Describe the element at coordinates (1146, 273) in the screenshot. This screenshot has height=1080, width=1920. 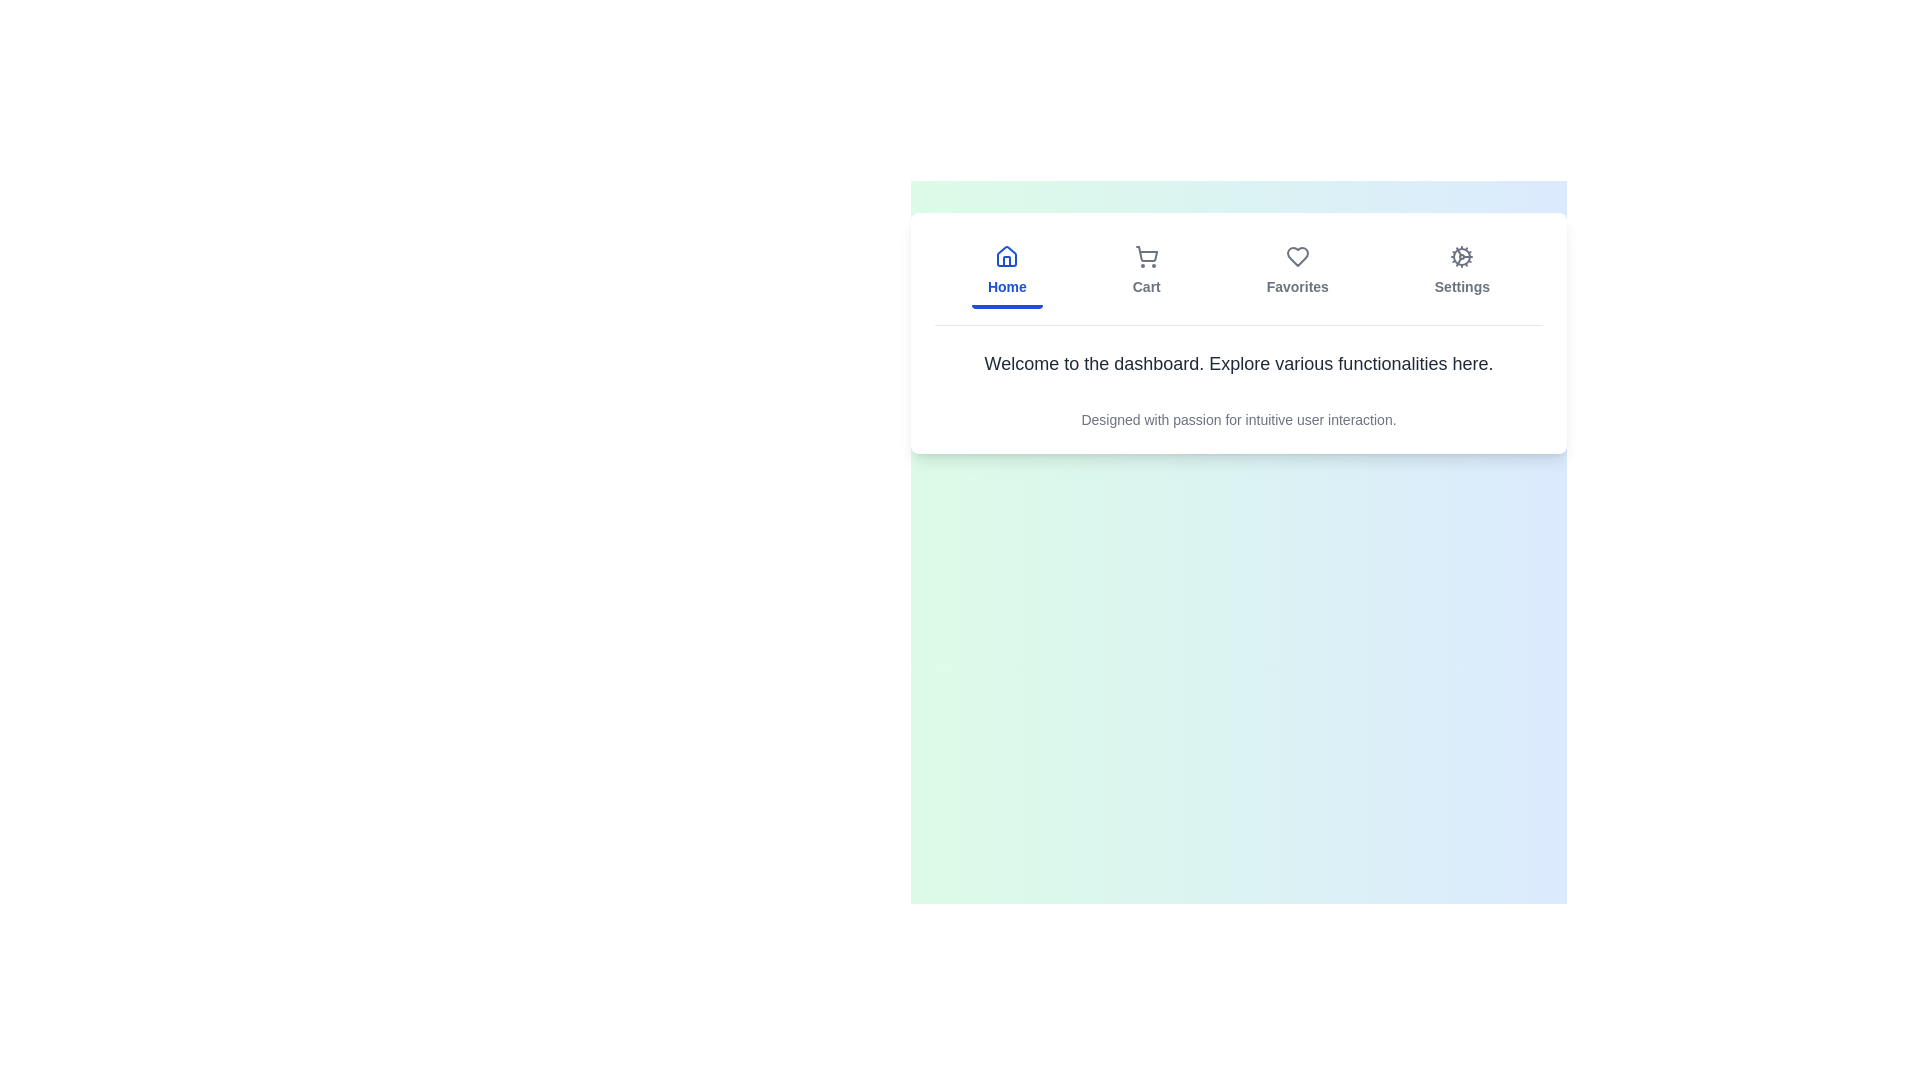
I see `the navigation button that leads to the cart, located second from the left in the horizontal navigation bar, between 'Home' and 'Favorites'` at that location.